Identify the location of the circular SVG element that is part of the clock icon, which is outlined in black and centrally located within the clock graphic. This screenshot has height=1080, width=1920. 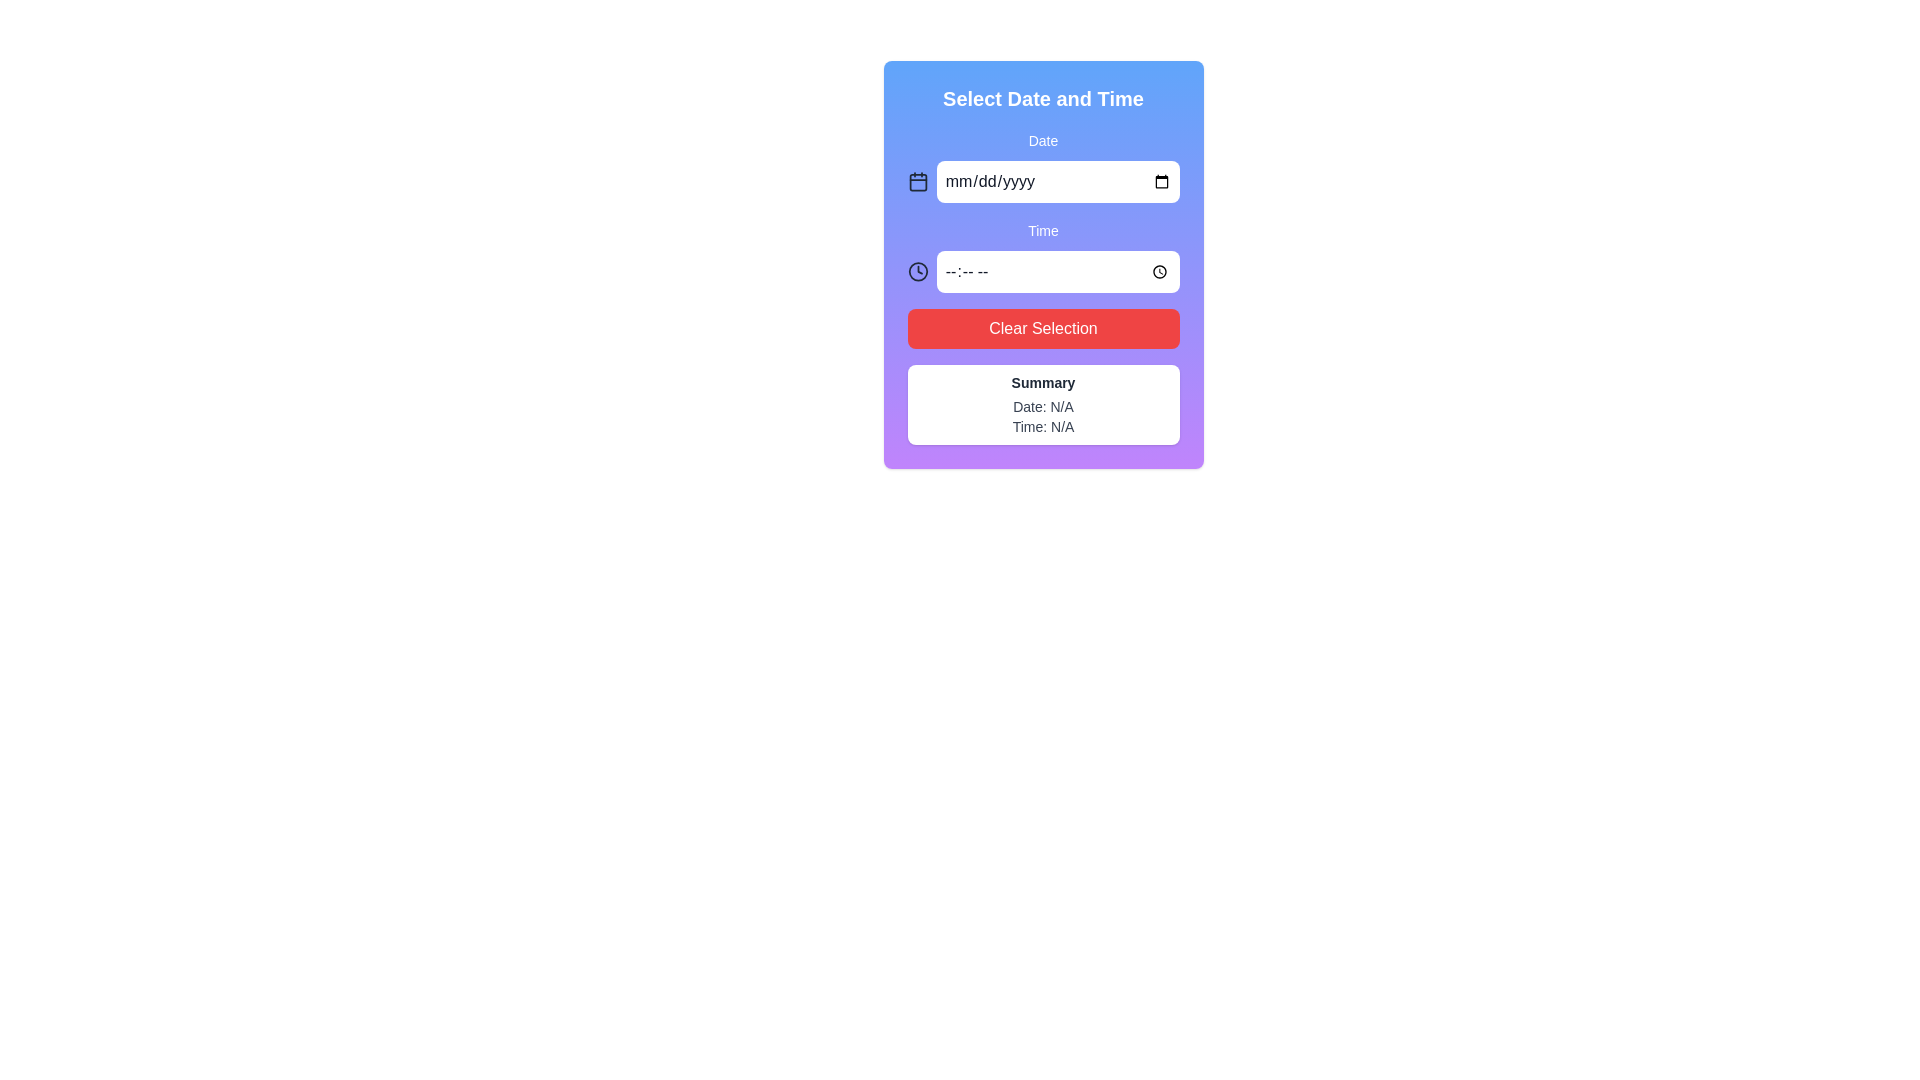
(917, 272).